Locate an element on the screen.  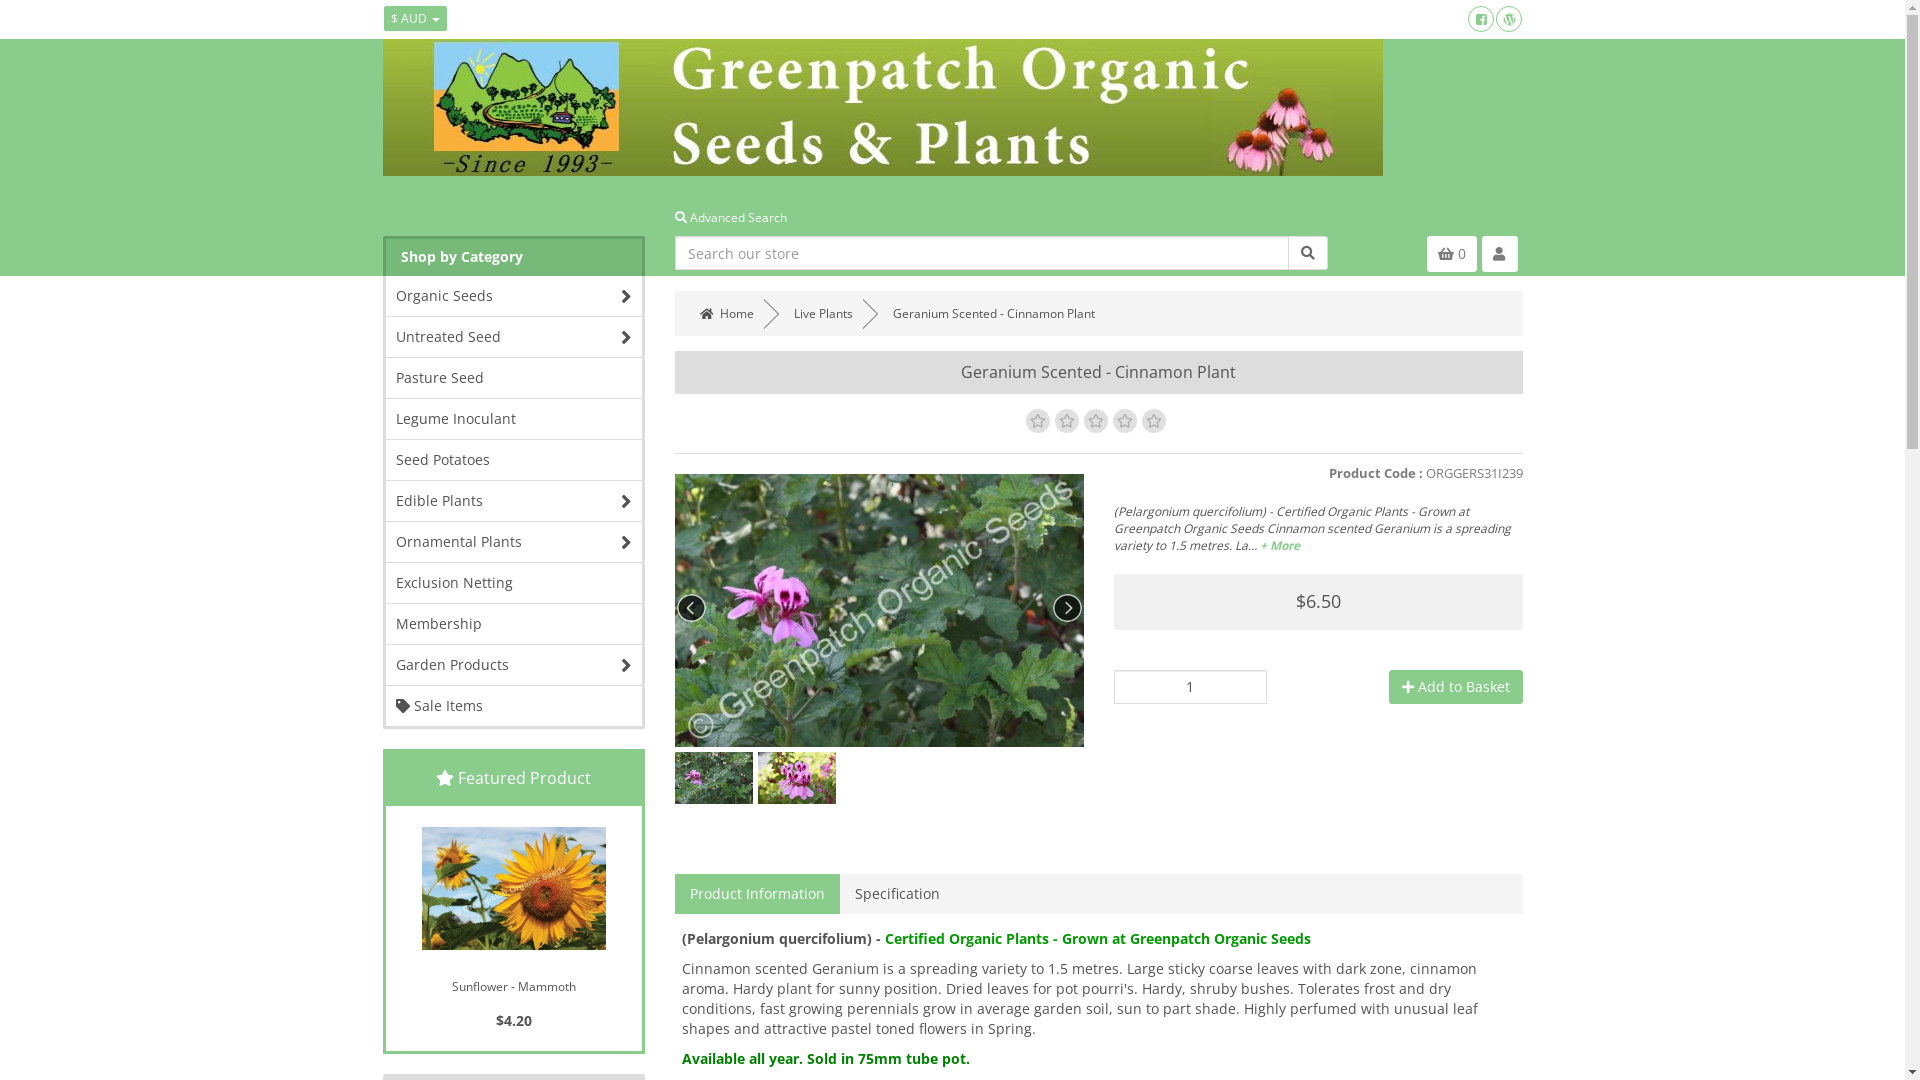
'Add to Basket' is located at coordinates (1454, 685).